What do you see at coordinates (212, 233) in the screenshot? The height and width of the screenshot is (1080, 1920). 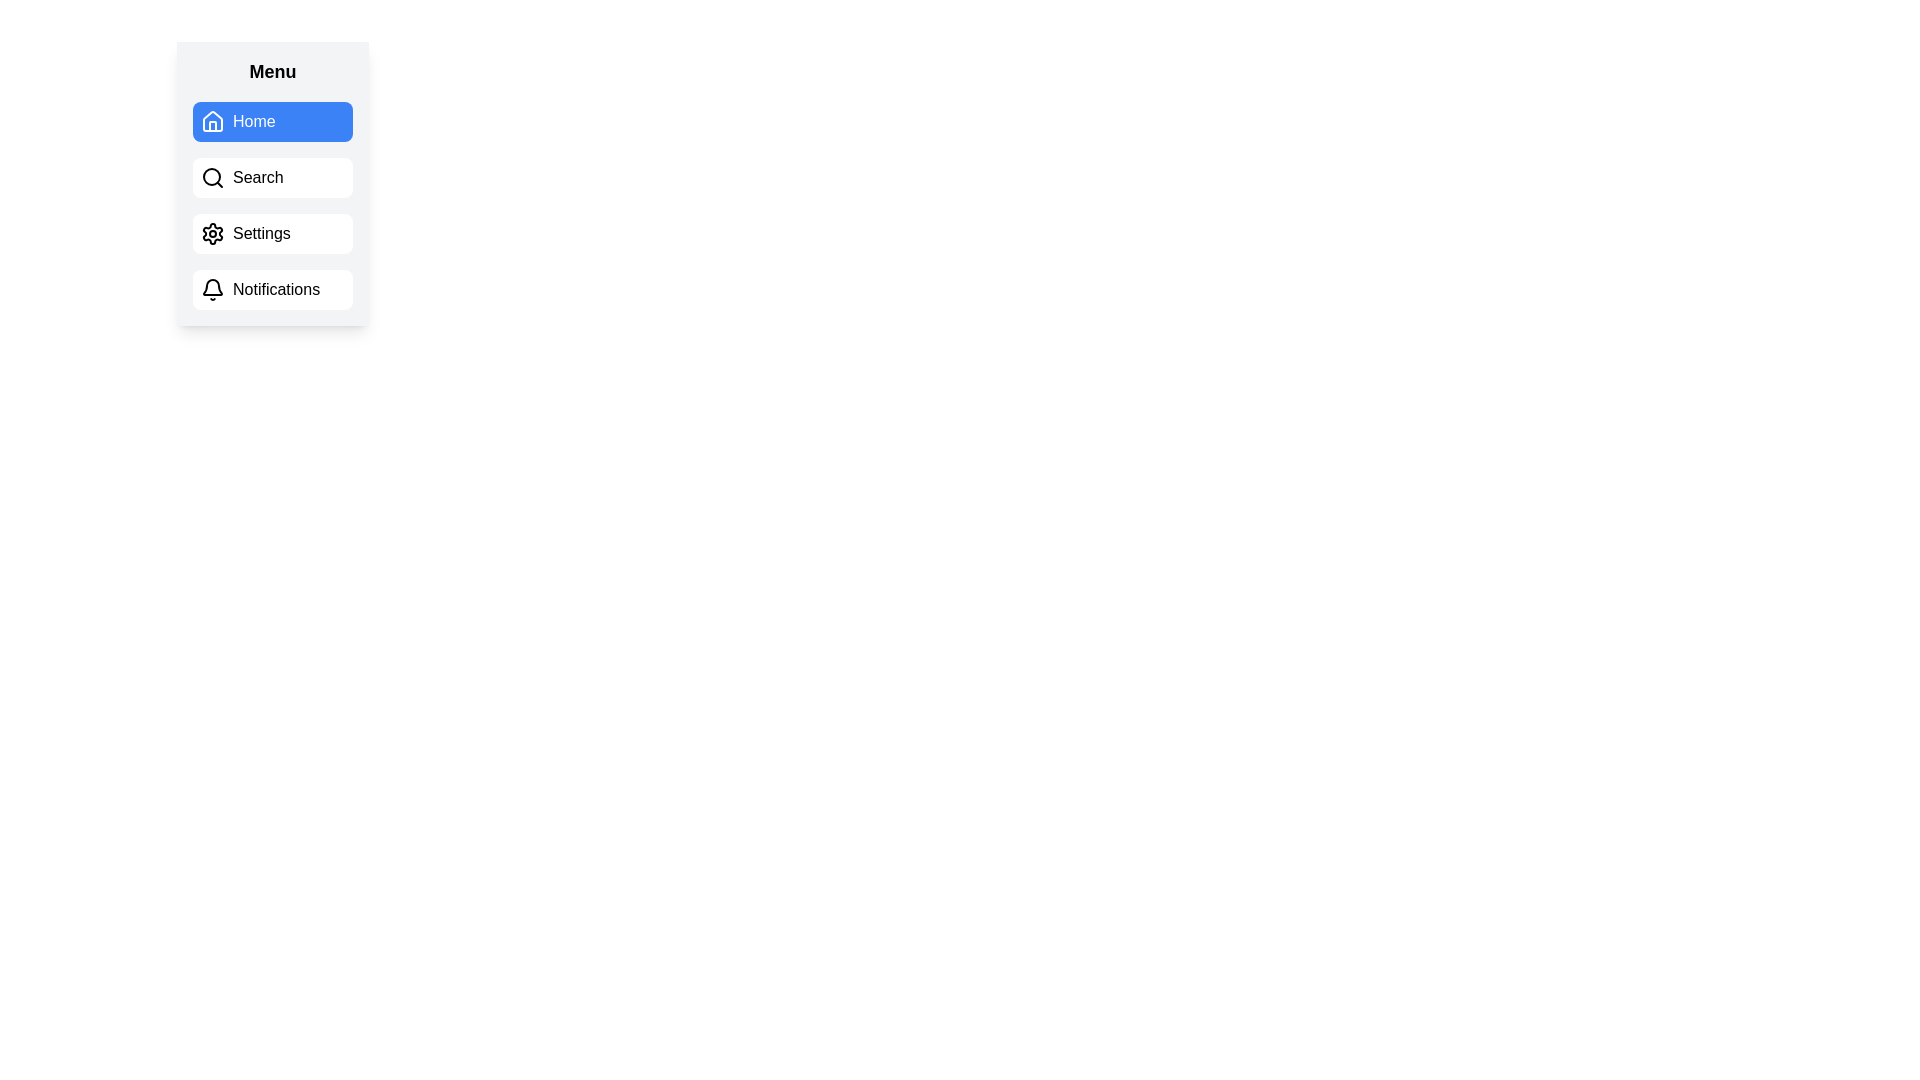 I see `the settings icon which is the left-aligned graphical part of the menu item labeled 'Settings', the third option in the menu layout` at bounding box center [212, 233].